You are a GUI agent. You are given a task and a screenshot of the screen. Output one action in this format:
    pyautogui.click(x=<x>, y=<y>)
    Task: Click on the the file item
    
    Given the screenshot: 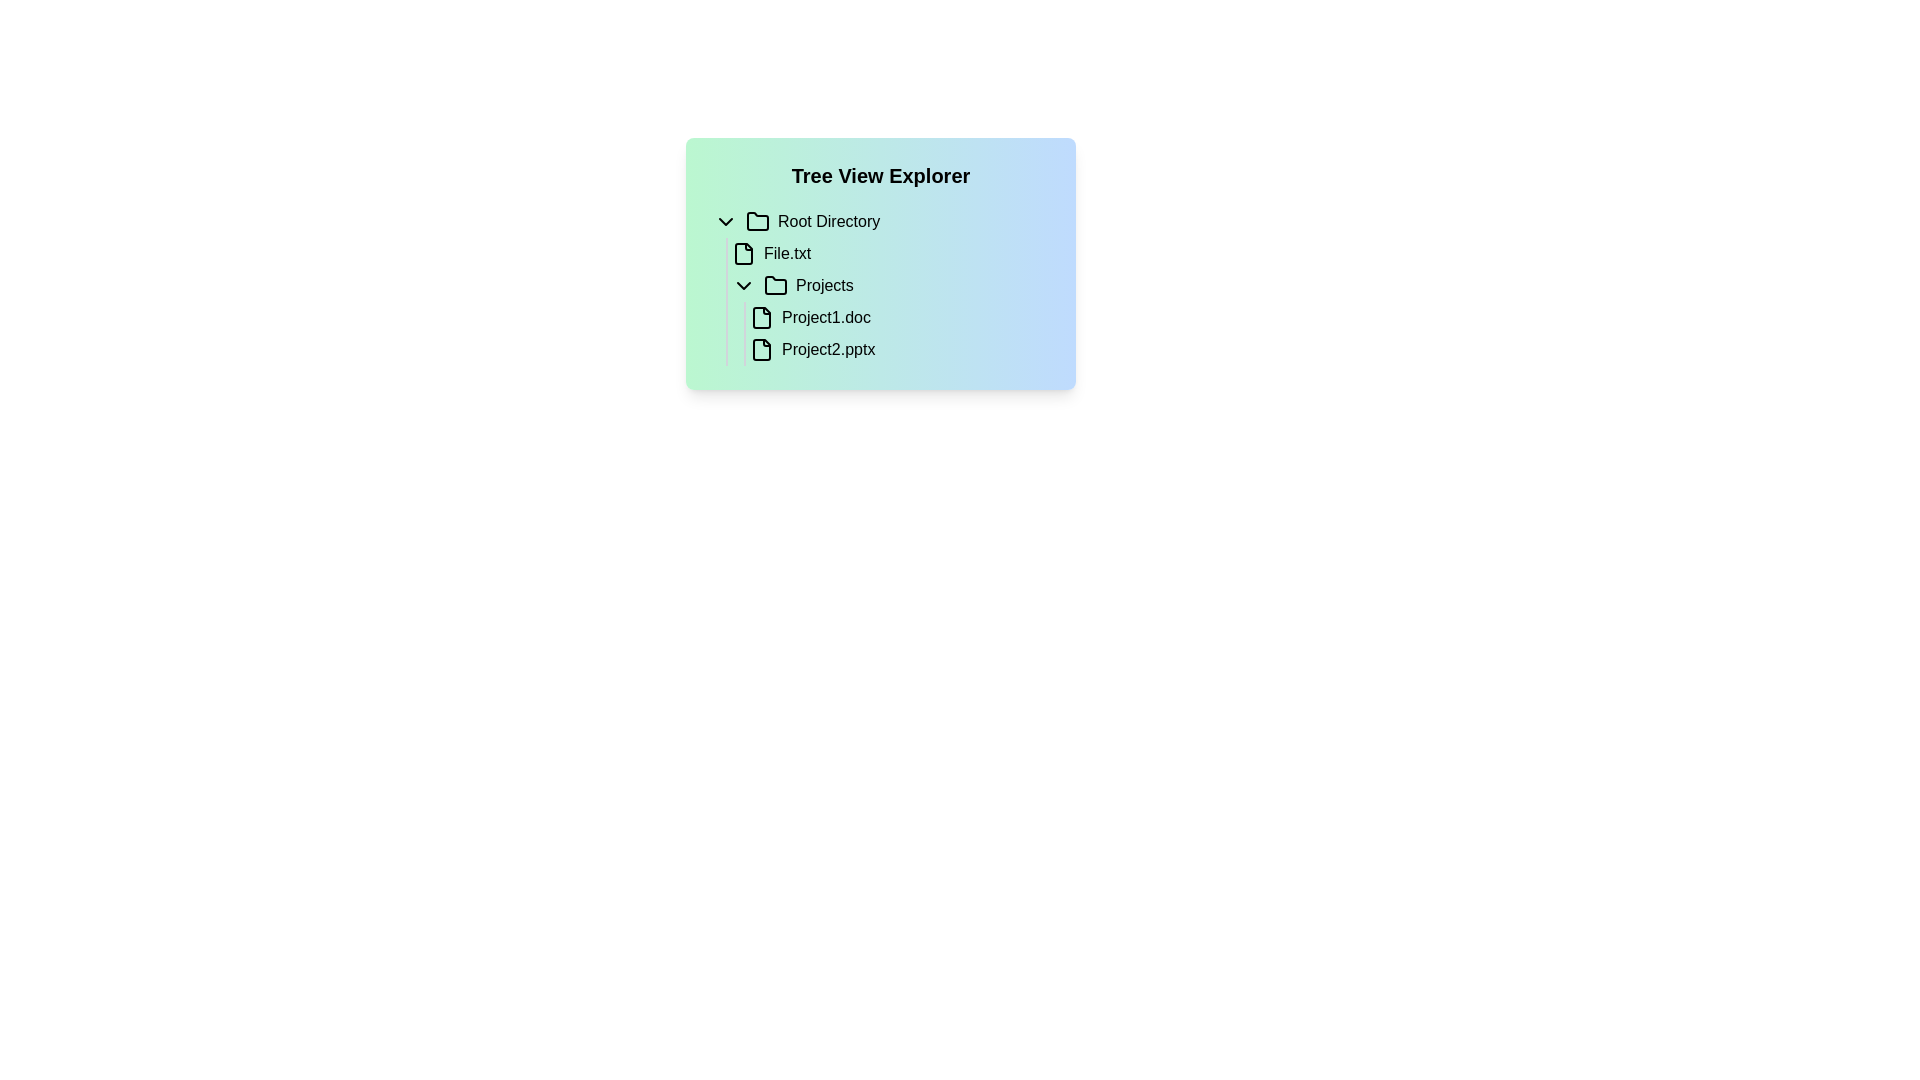 What is the action you would take?
    pyautogui.click(x=896, y=333)
    